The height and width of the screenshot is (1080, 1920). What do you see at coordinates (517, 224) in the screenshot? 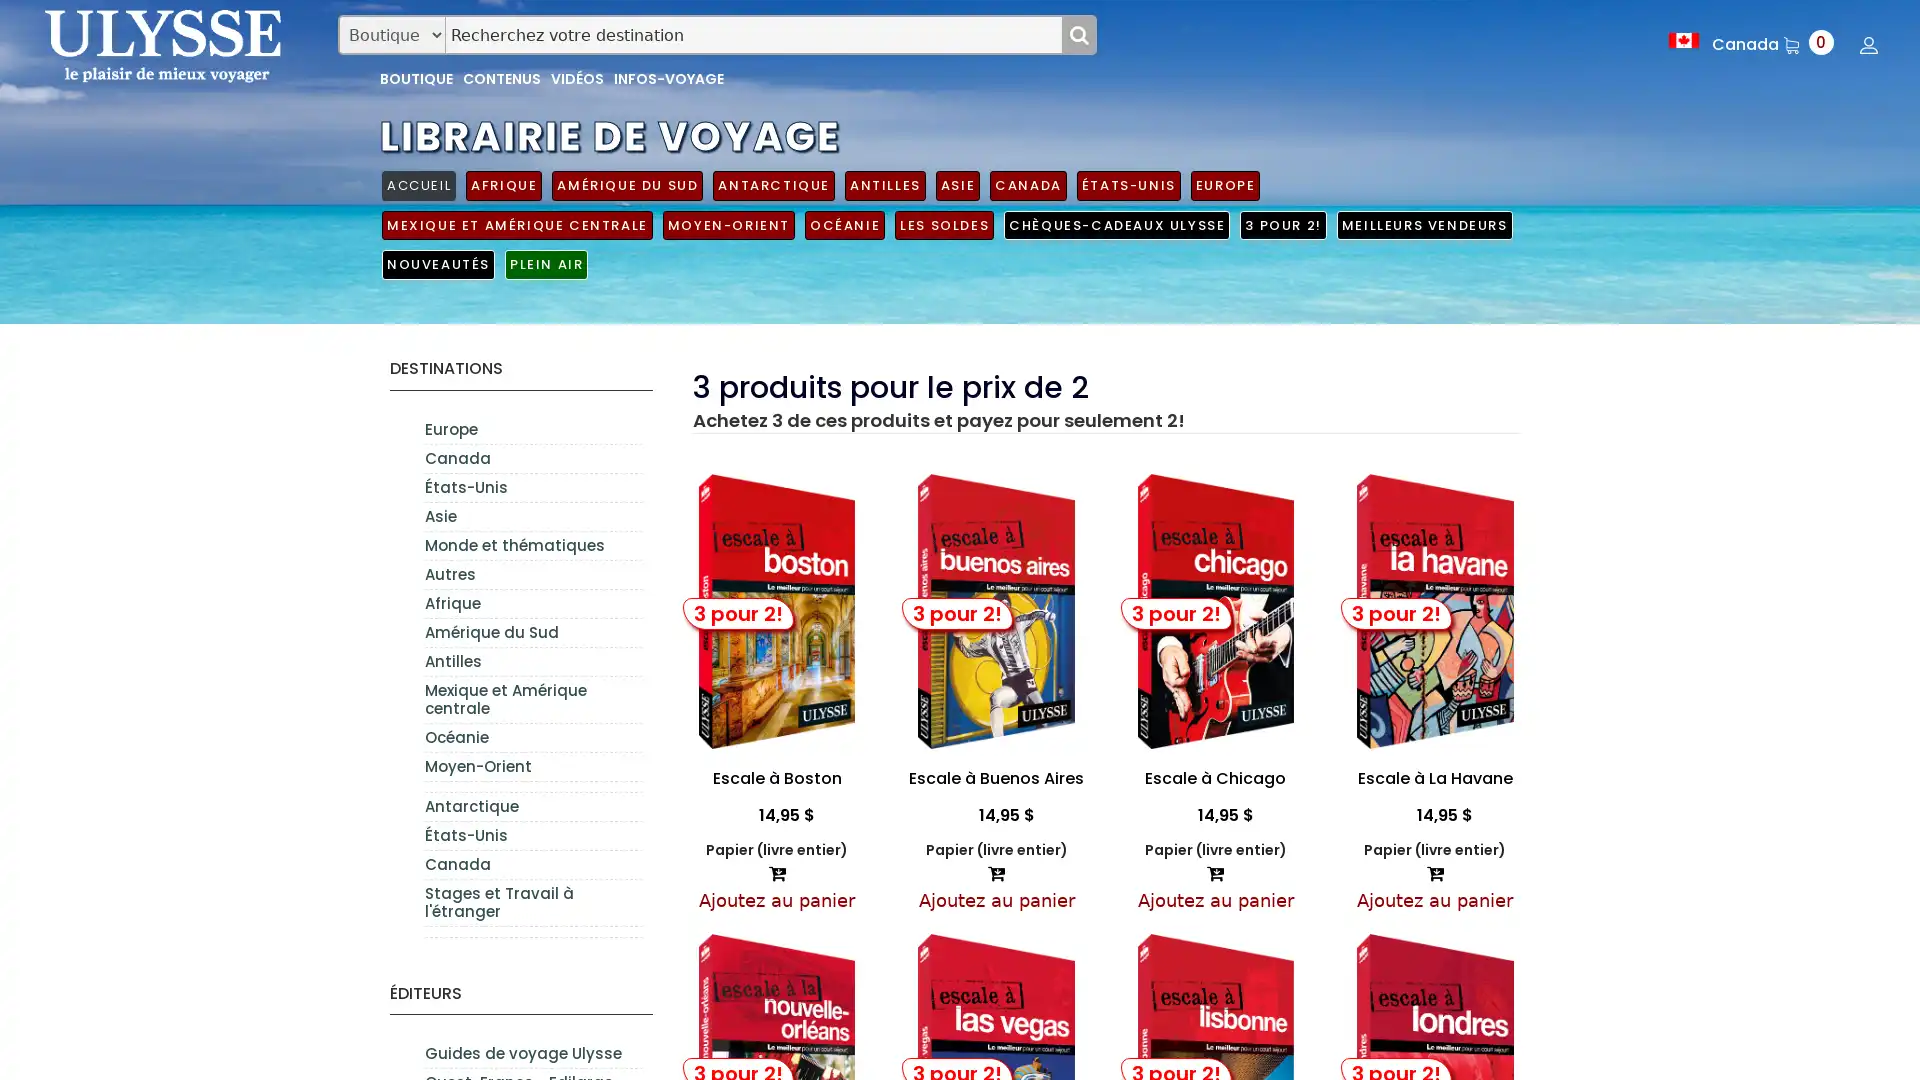
I see `MEXIQUE ET AMERIQUE CENTRALE` at bounding box center [517, 224].